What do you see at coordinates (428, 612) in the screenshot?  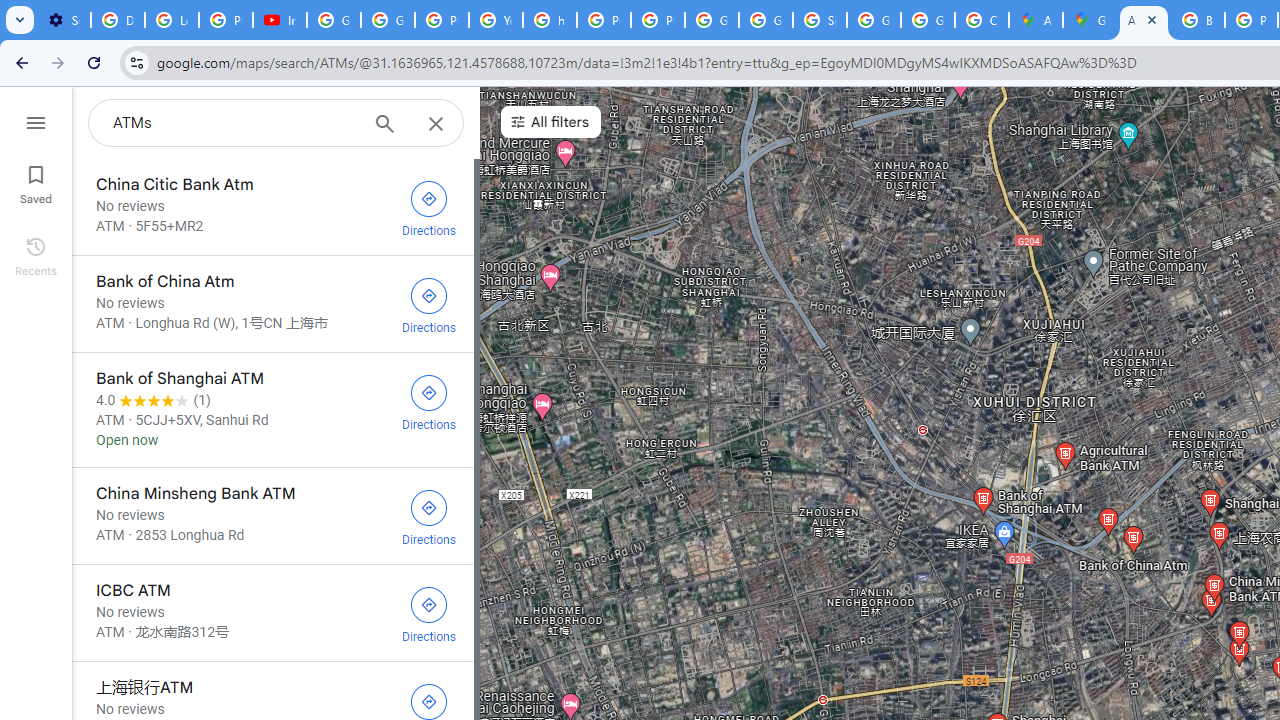 I see `'Get directions to ICBC ATM'` at bounding box center [428, 612].